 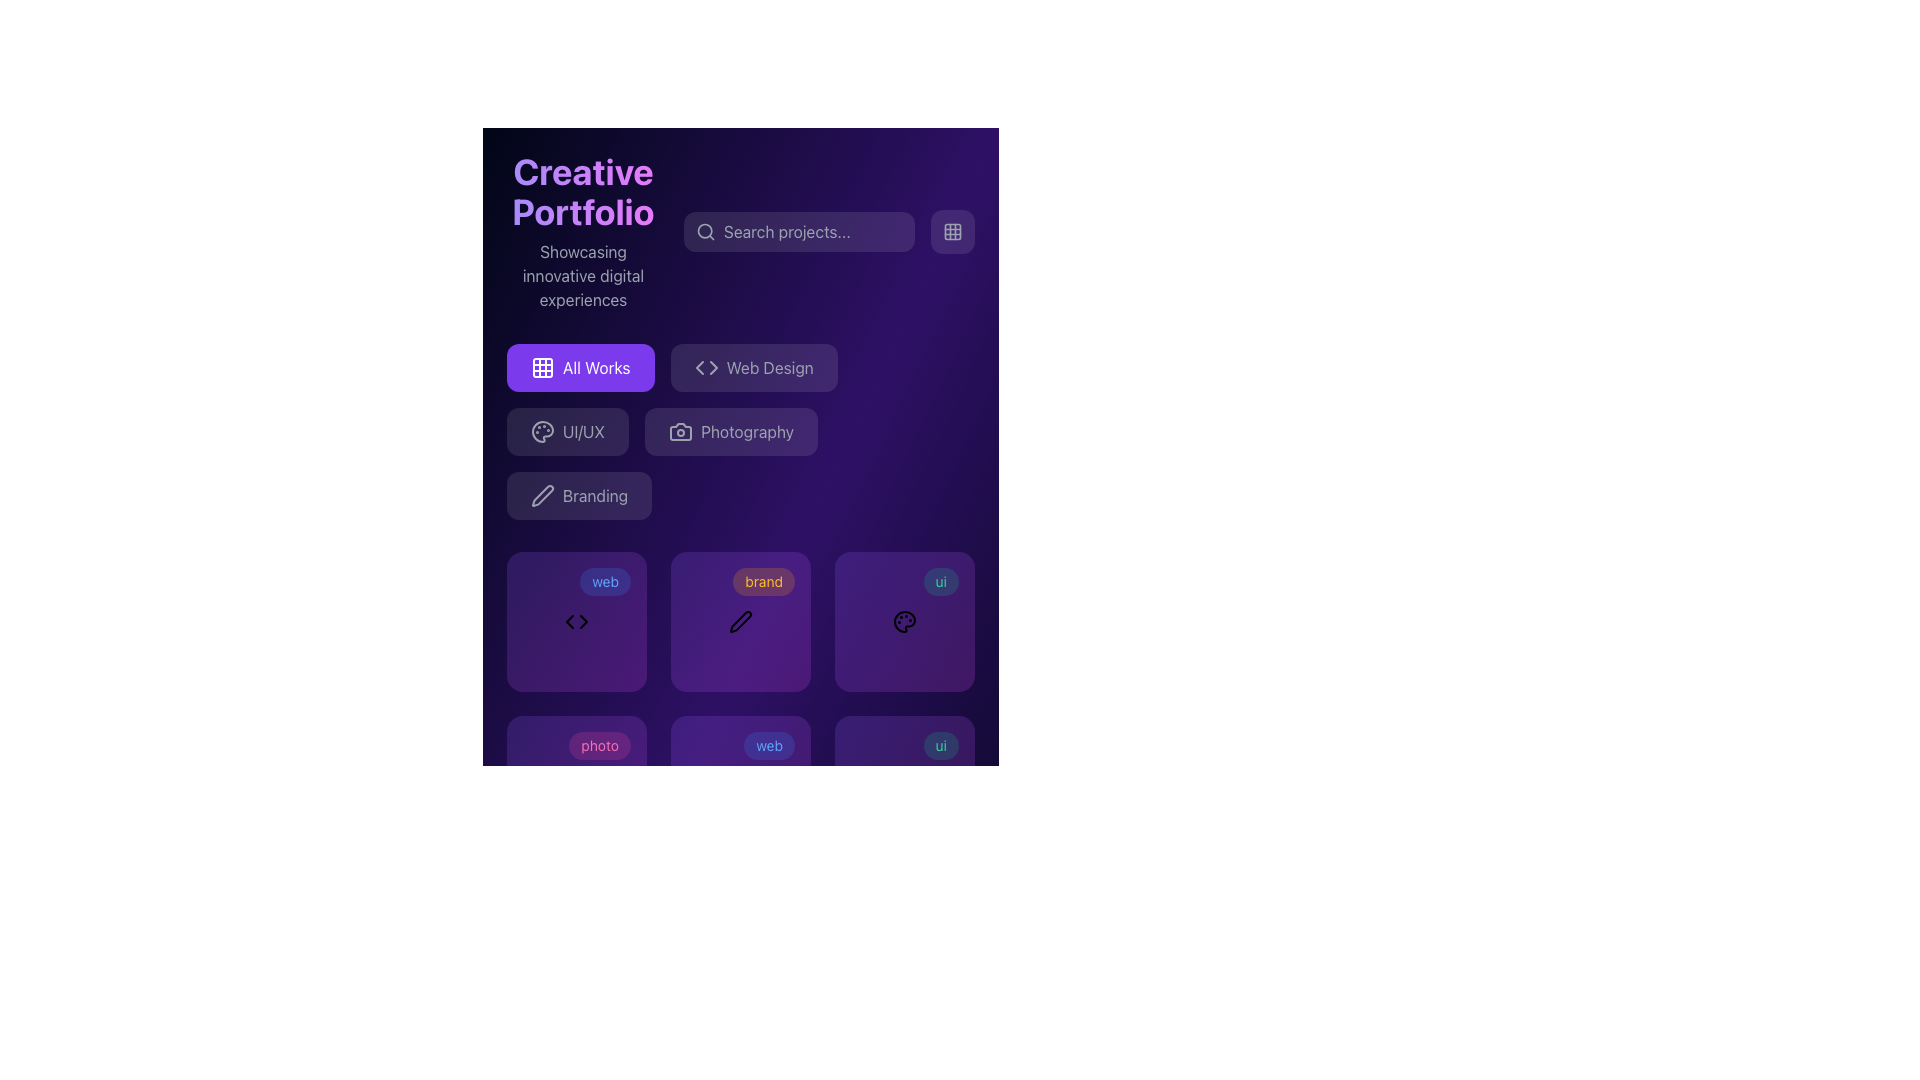 I want to click on the third item in the top row of the grid layout, which is a navigational card used for categorizing UI content, so click(x=904, y=620).